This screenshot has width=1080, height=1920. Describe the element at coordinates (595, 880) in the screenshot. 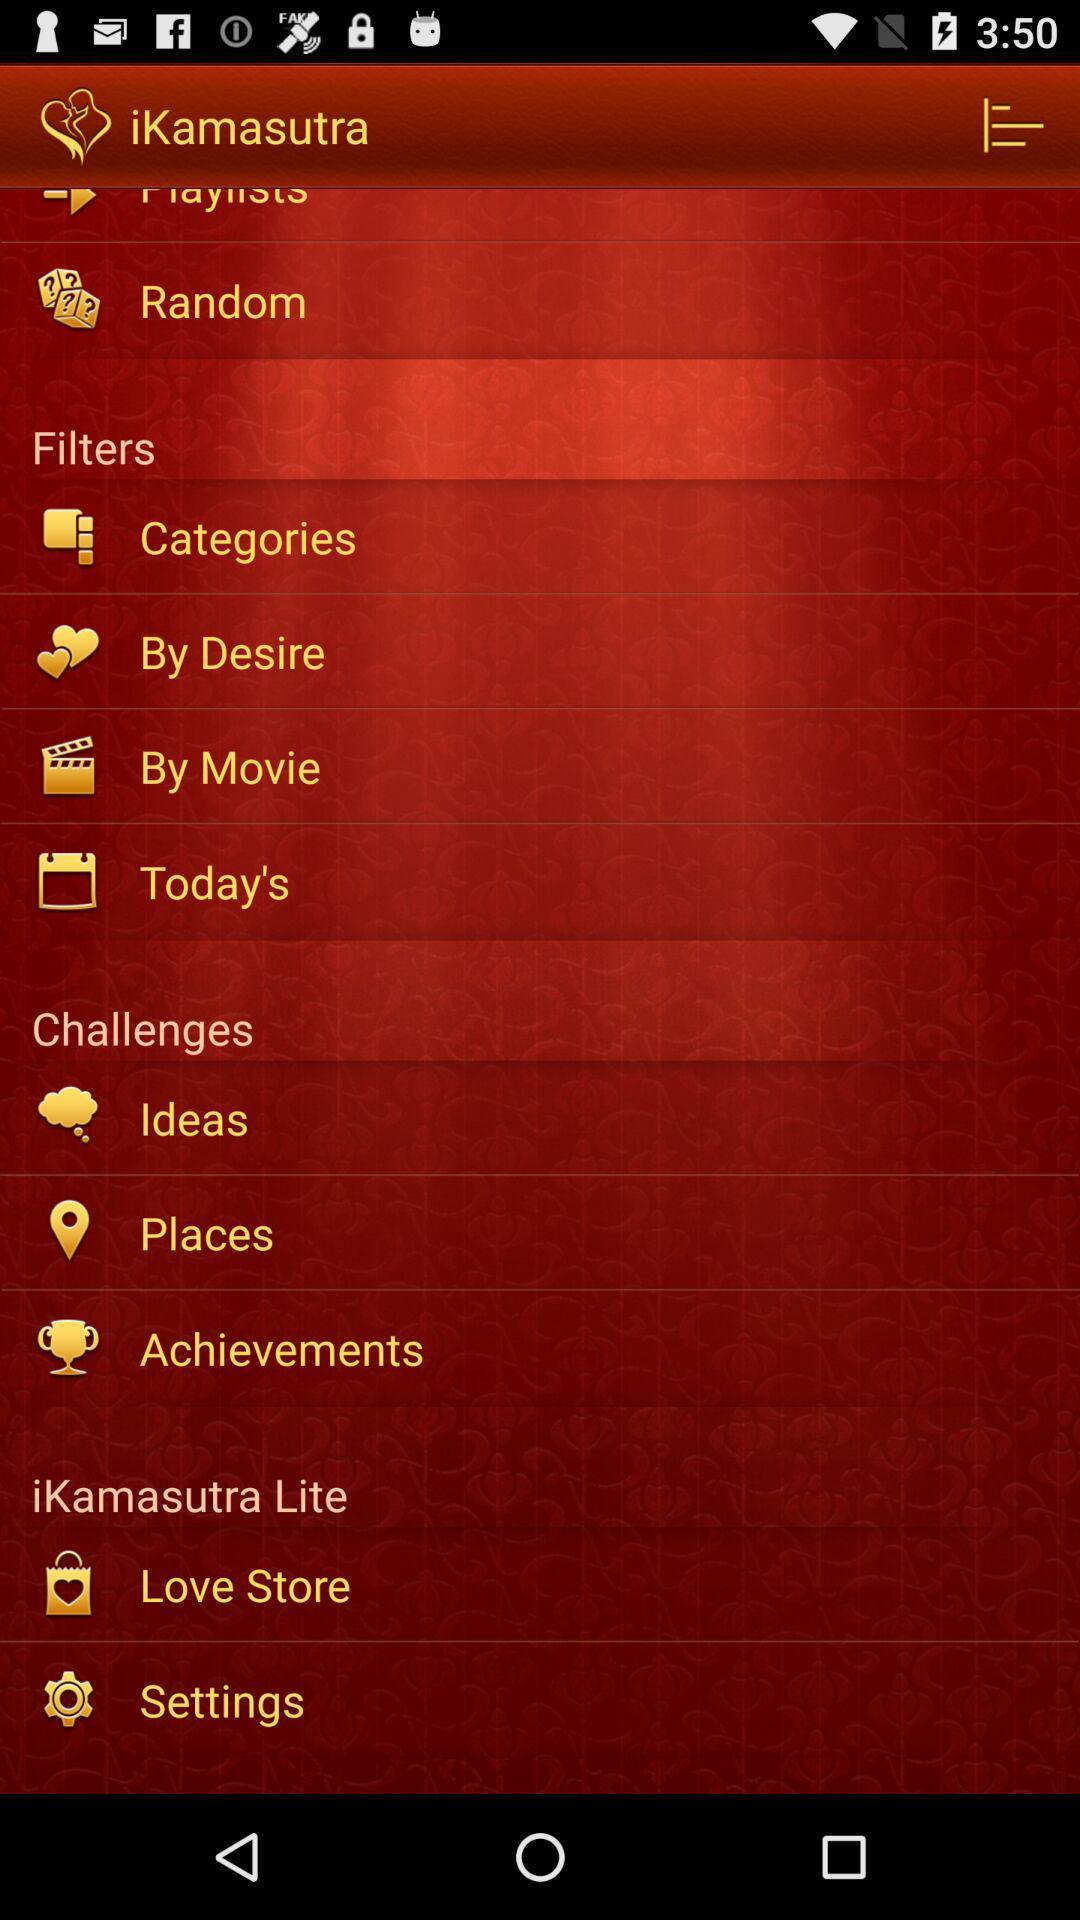

I see `the today's item` at that location.